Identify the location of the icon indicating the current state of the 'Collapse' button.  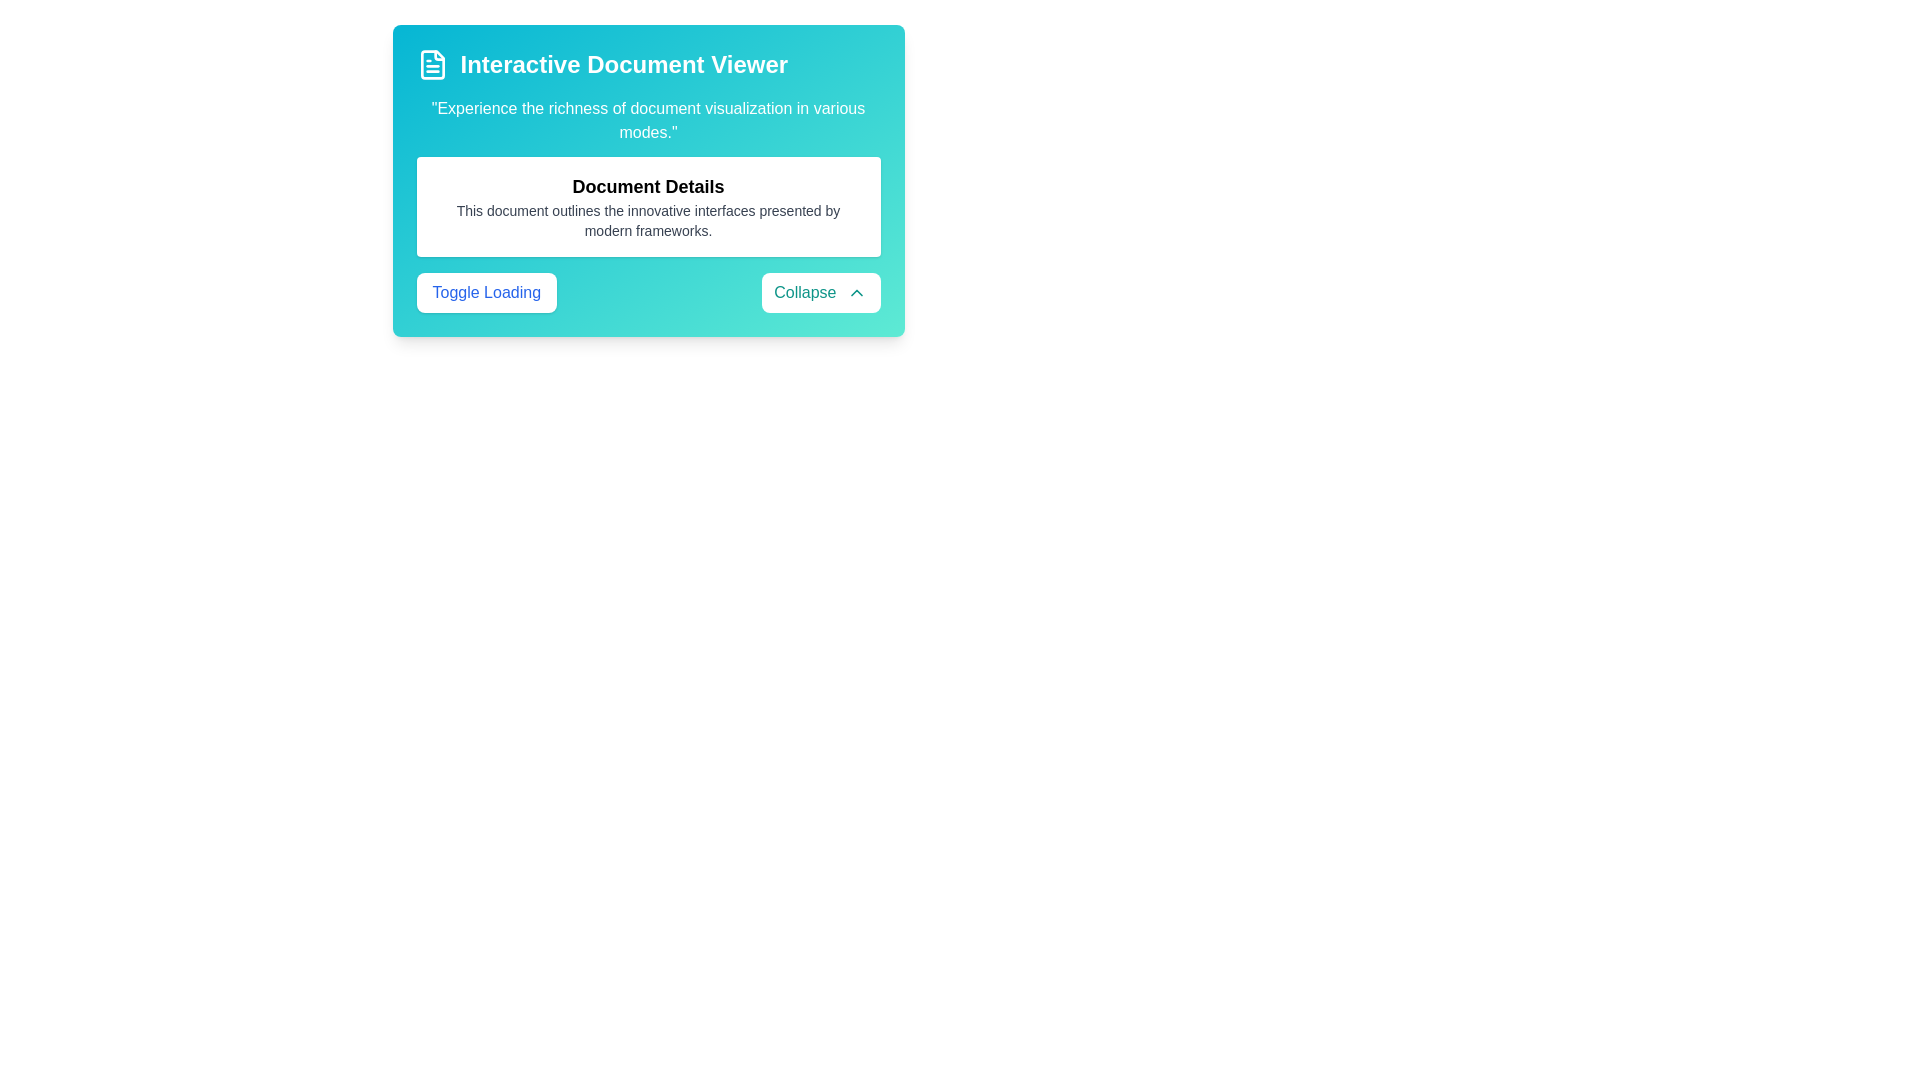
(856, 293).